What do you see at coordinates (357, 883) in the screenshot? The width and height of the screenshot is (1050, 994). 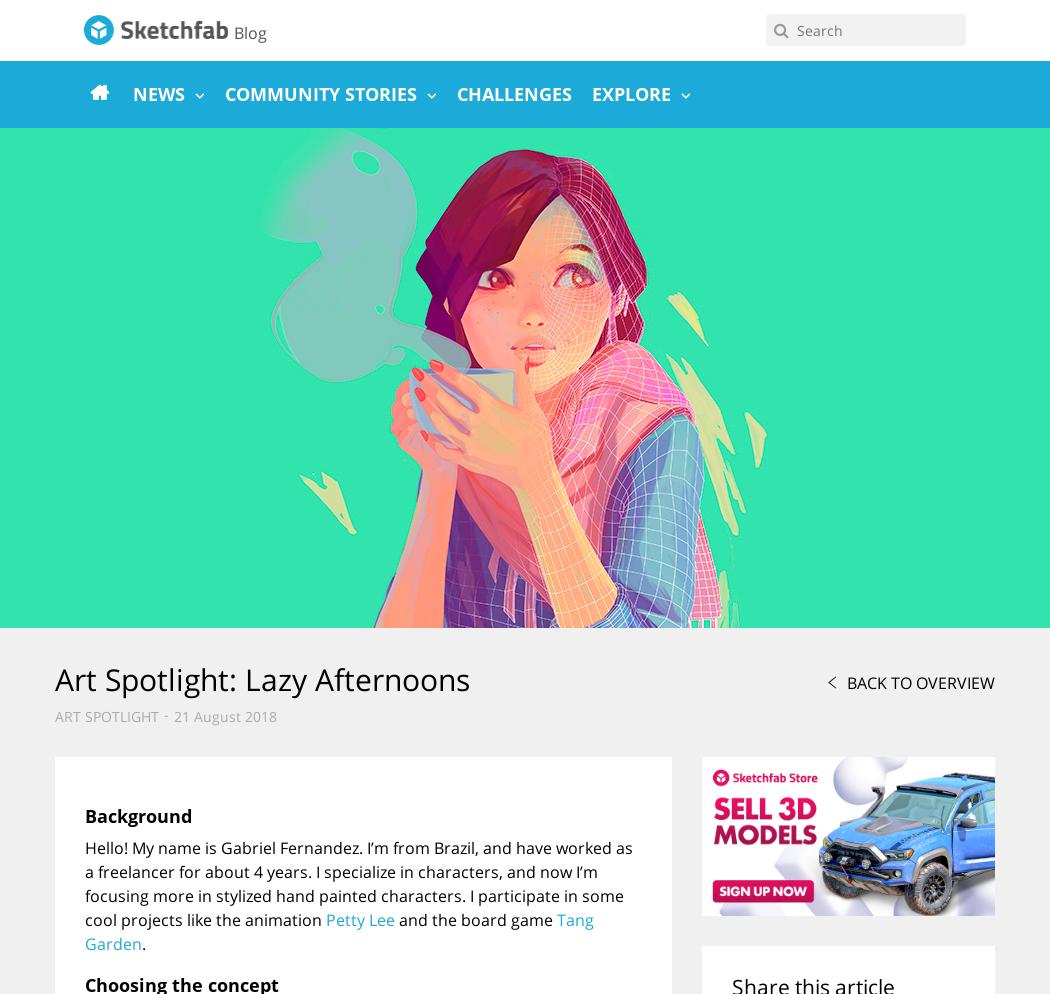 I see `'Hello! My name is Gabriel Fernandez. I’m from Brazil, and have worked as a freelancer for about 4 years. I specialize in characters, and now I’m focusing more in stylized hand painted characters. I participate in some cool projects like the animation'` at bounding box center [357, 883].